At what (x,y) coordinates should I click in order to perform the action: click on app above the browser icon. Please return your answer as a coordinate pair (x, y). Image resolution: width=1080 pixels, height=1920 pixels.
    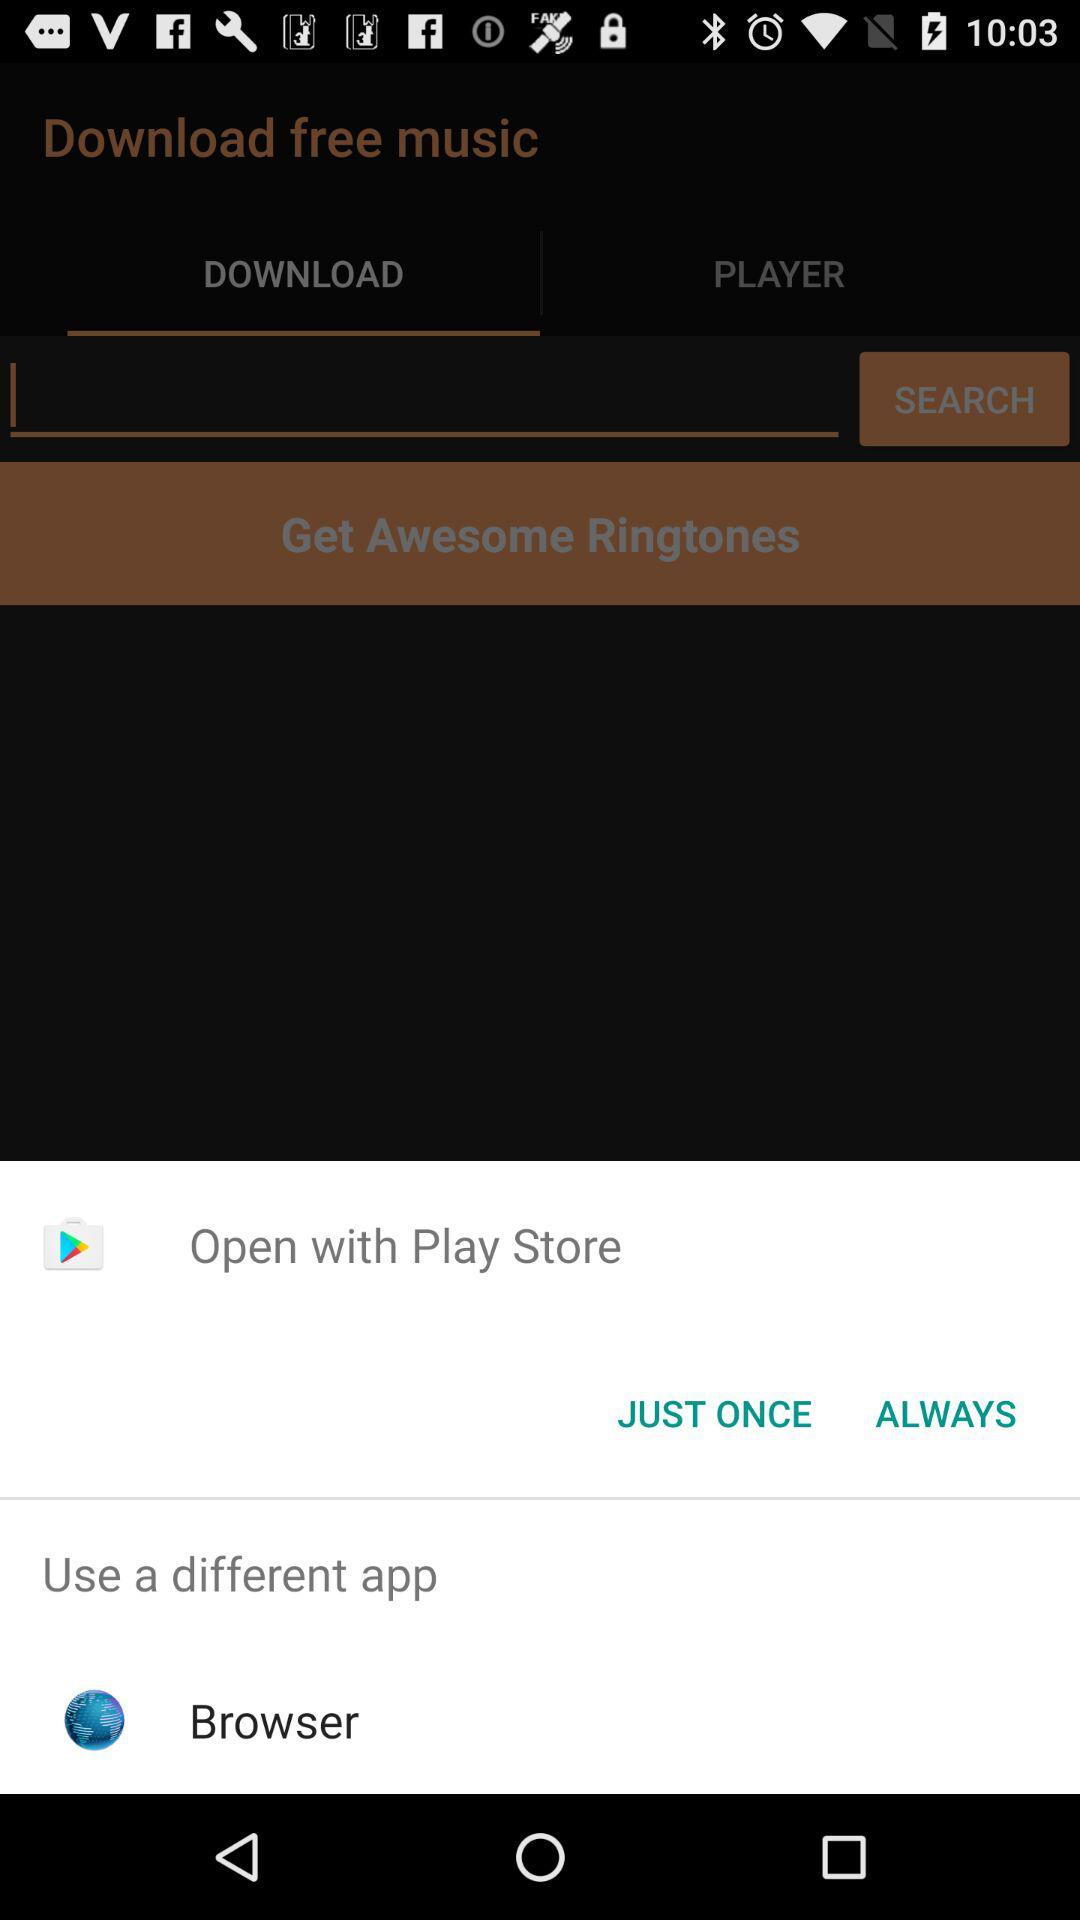
    Looking at the image, I should click on (540, 1572).